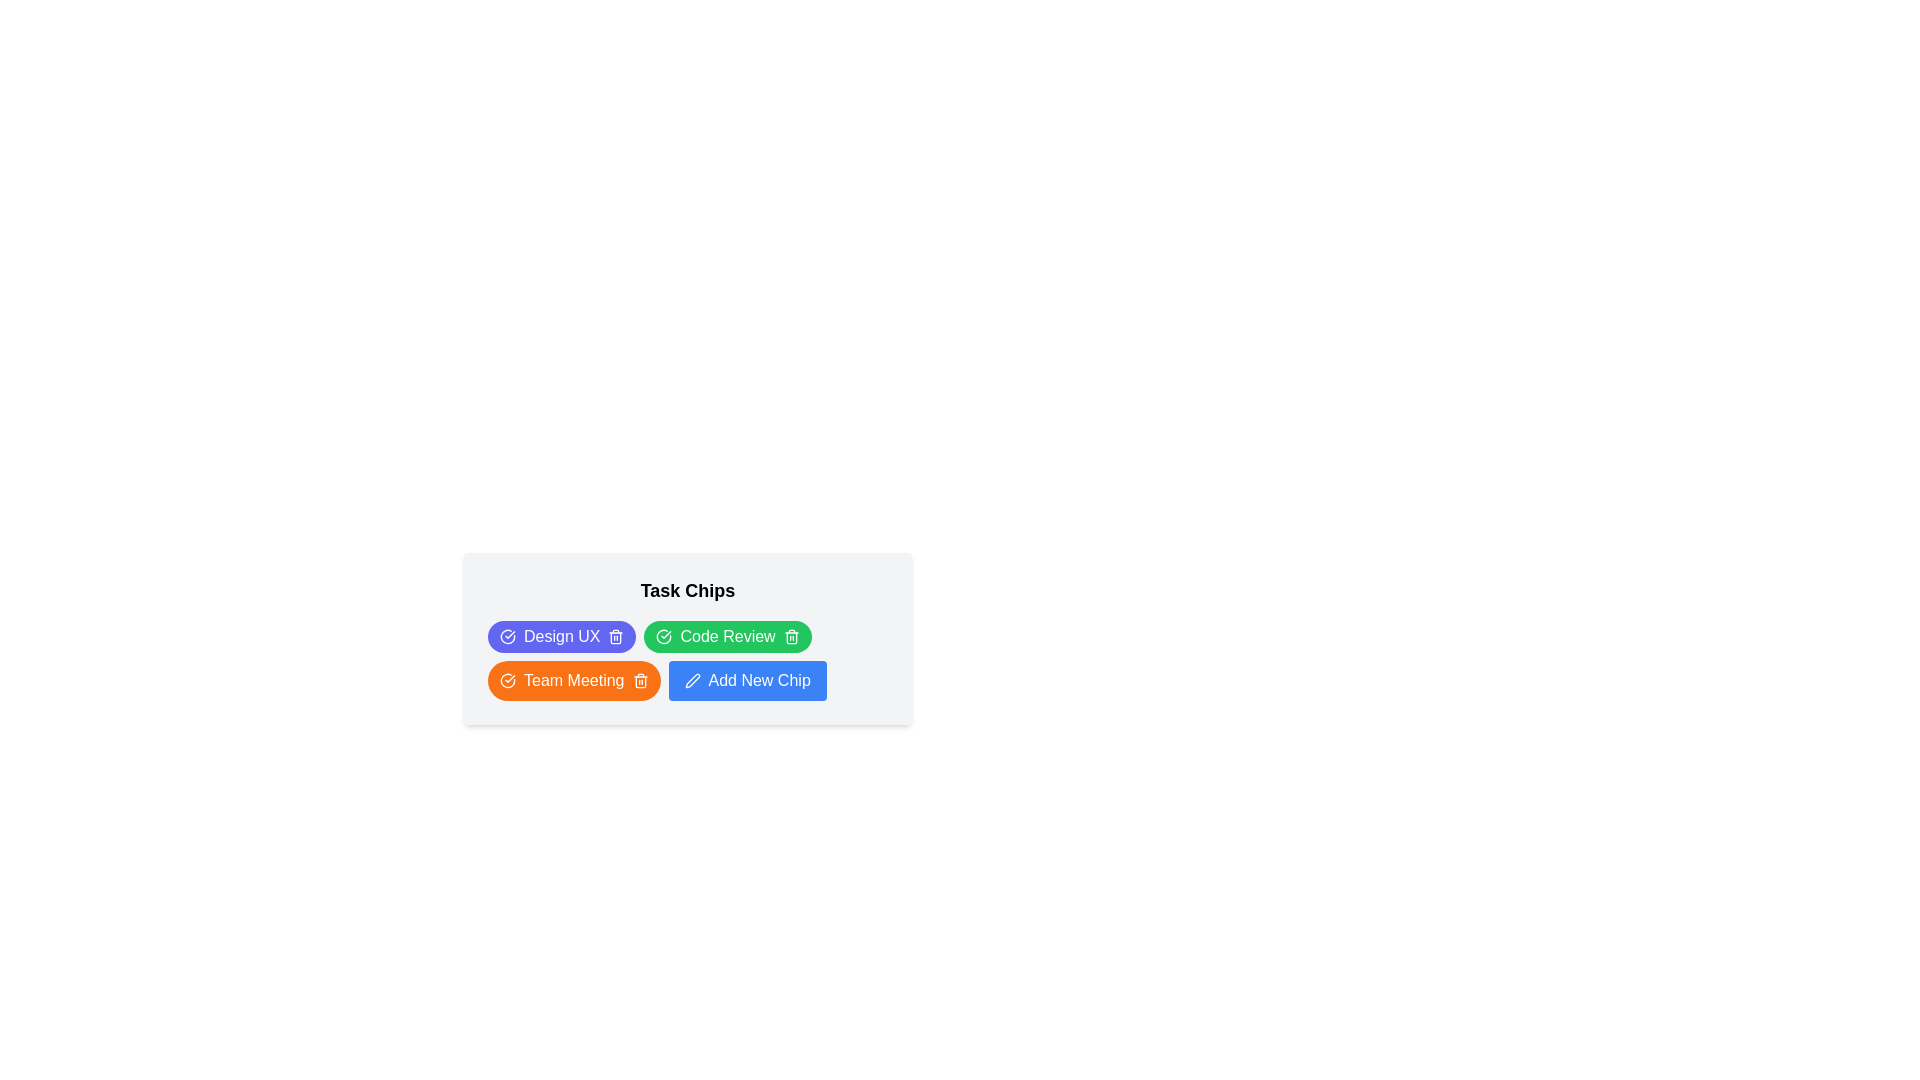 The width and height of the screenshot is (1920, 1080). What do you see at coordinates (687, 639) in the screenshot?
I see `the green 'Code Review' interactive chip button with a checkmark icon on the left and a trash bin icon on the right` at bounding box center [687, 639].